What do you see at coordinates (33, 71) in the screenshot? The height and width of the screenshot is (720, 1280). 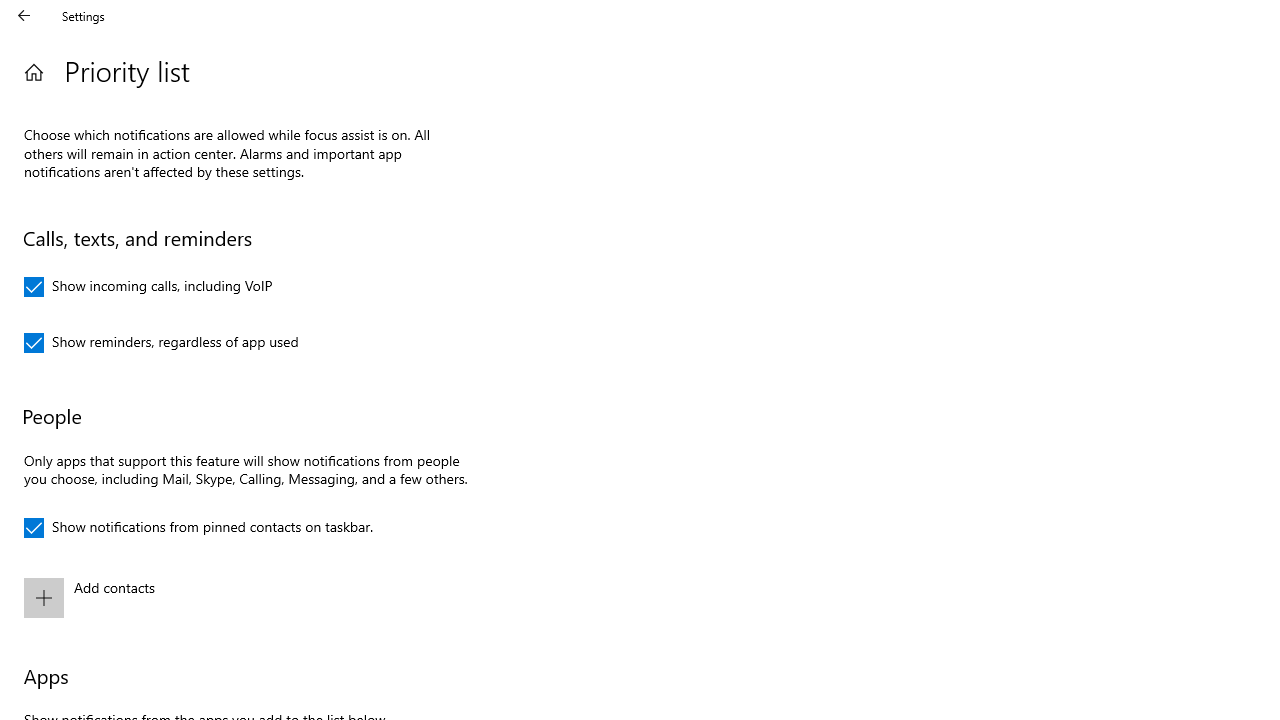 I see `'Home'` at bounding box center [33, 71].